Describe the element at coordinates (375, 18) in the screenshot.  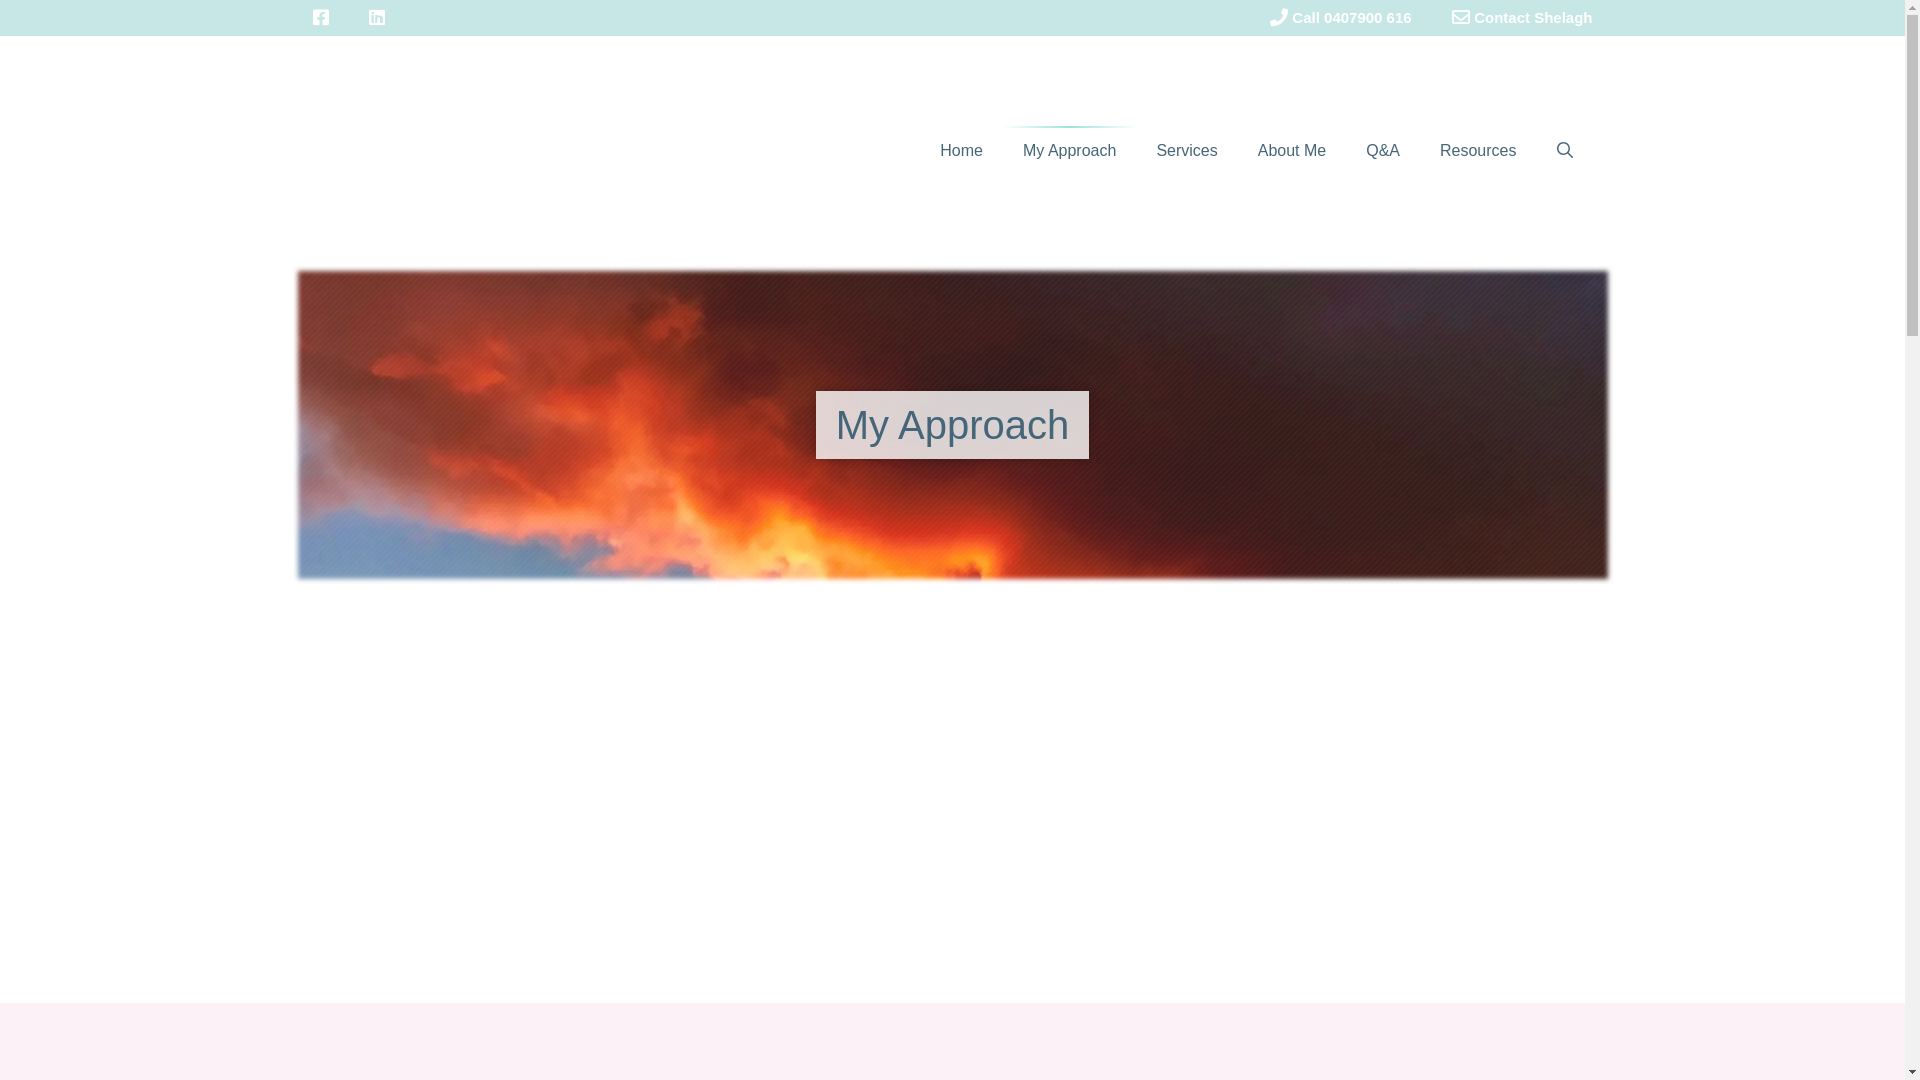
I see `'Linked In'` at that location.